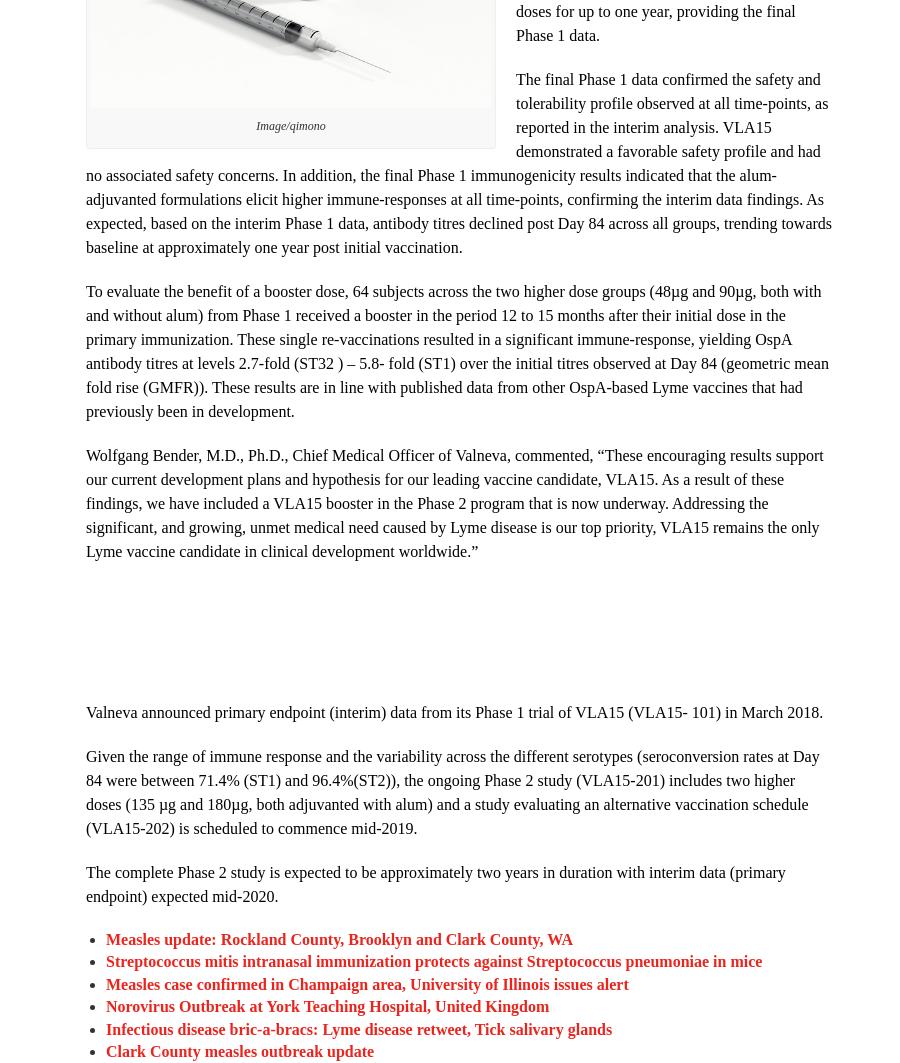  Describe the element at coordinates (456, 350) in the screenshot. I see `'To evaluate the benefit of a booster dose, 64 subjects across the two higher dose groups (48µg and 90µg, both with and without alum) from Phase 1 received a booster in the period 12 to 15 months after their initial dose in the primary immunization. These single re-vaccinations resulted in a significant immune-response, yielding OspA antibody titres at levels 2.7-fold (ST32 ) – 5.8- fold (ST1) over the initial titres observed at Day 84 (geometric mean fold rise (GMFR)). These results are in line with published data from other OspA-based Lyme vaccines that had previously been in development.'` at that location.